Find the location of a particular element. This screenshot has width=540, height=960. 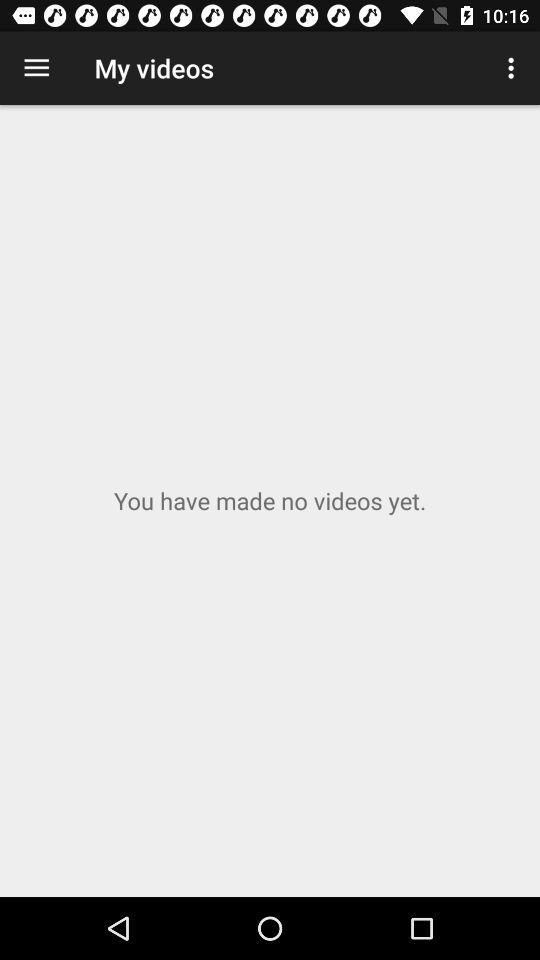

app to the left of my videos icon is located at coordinates (36, 68).